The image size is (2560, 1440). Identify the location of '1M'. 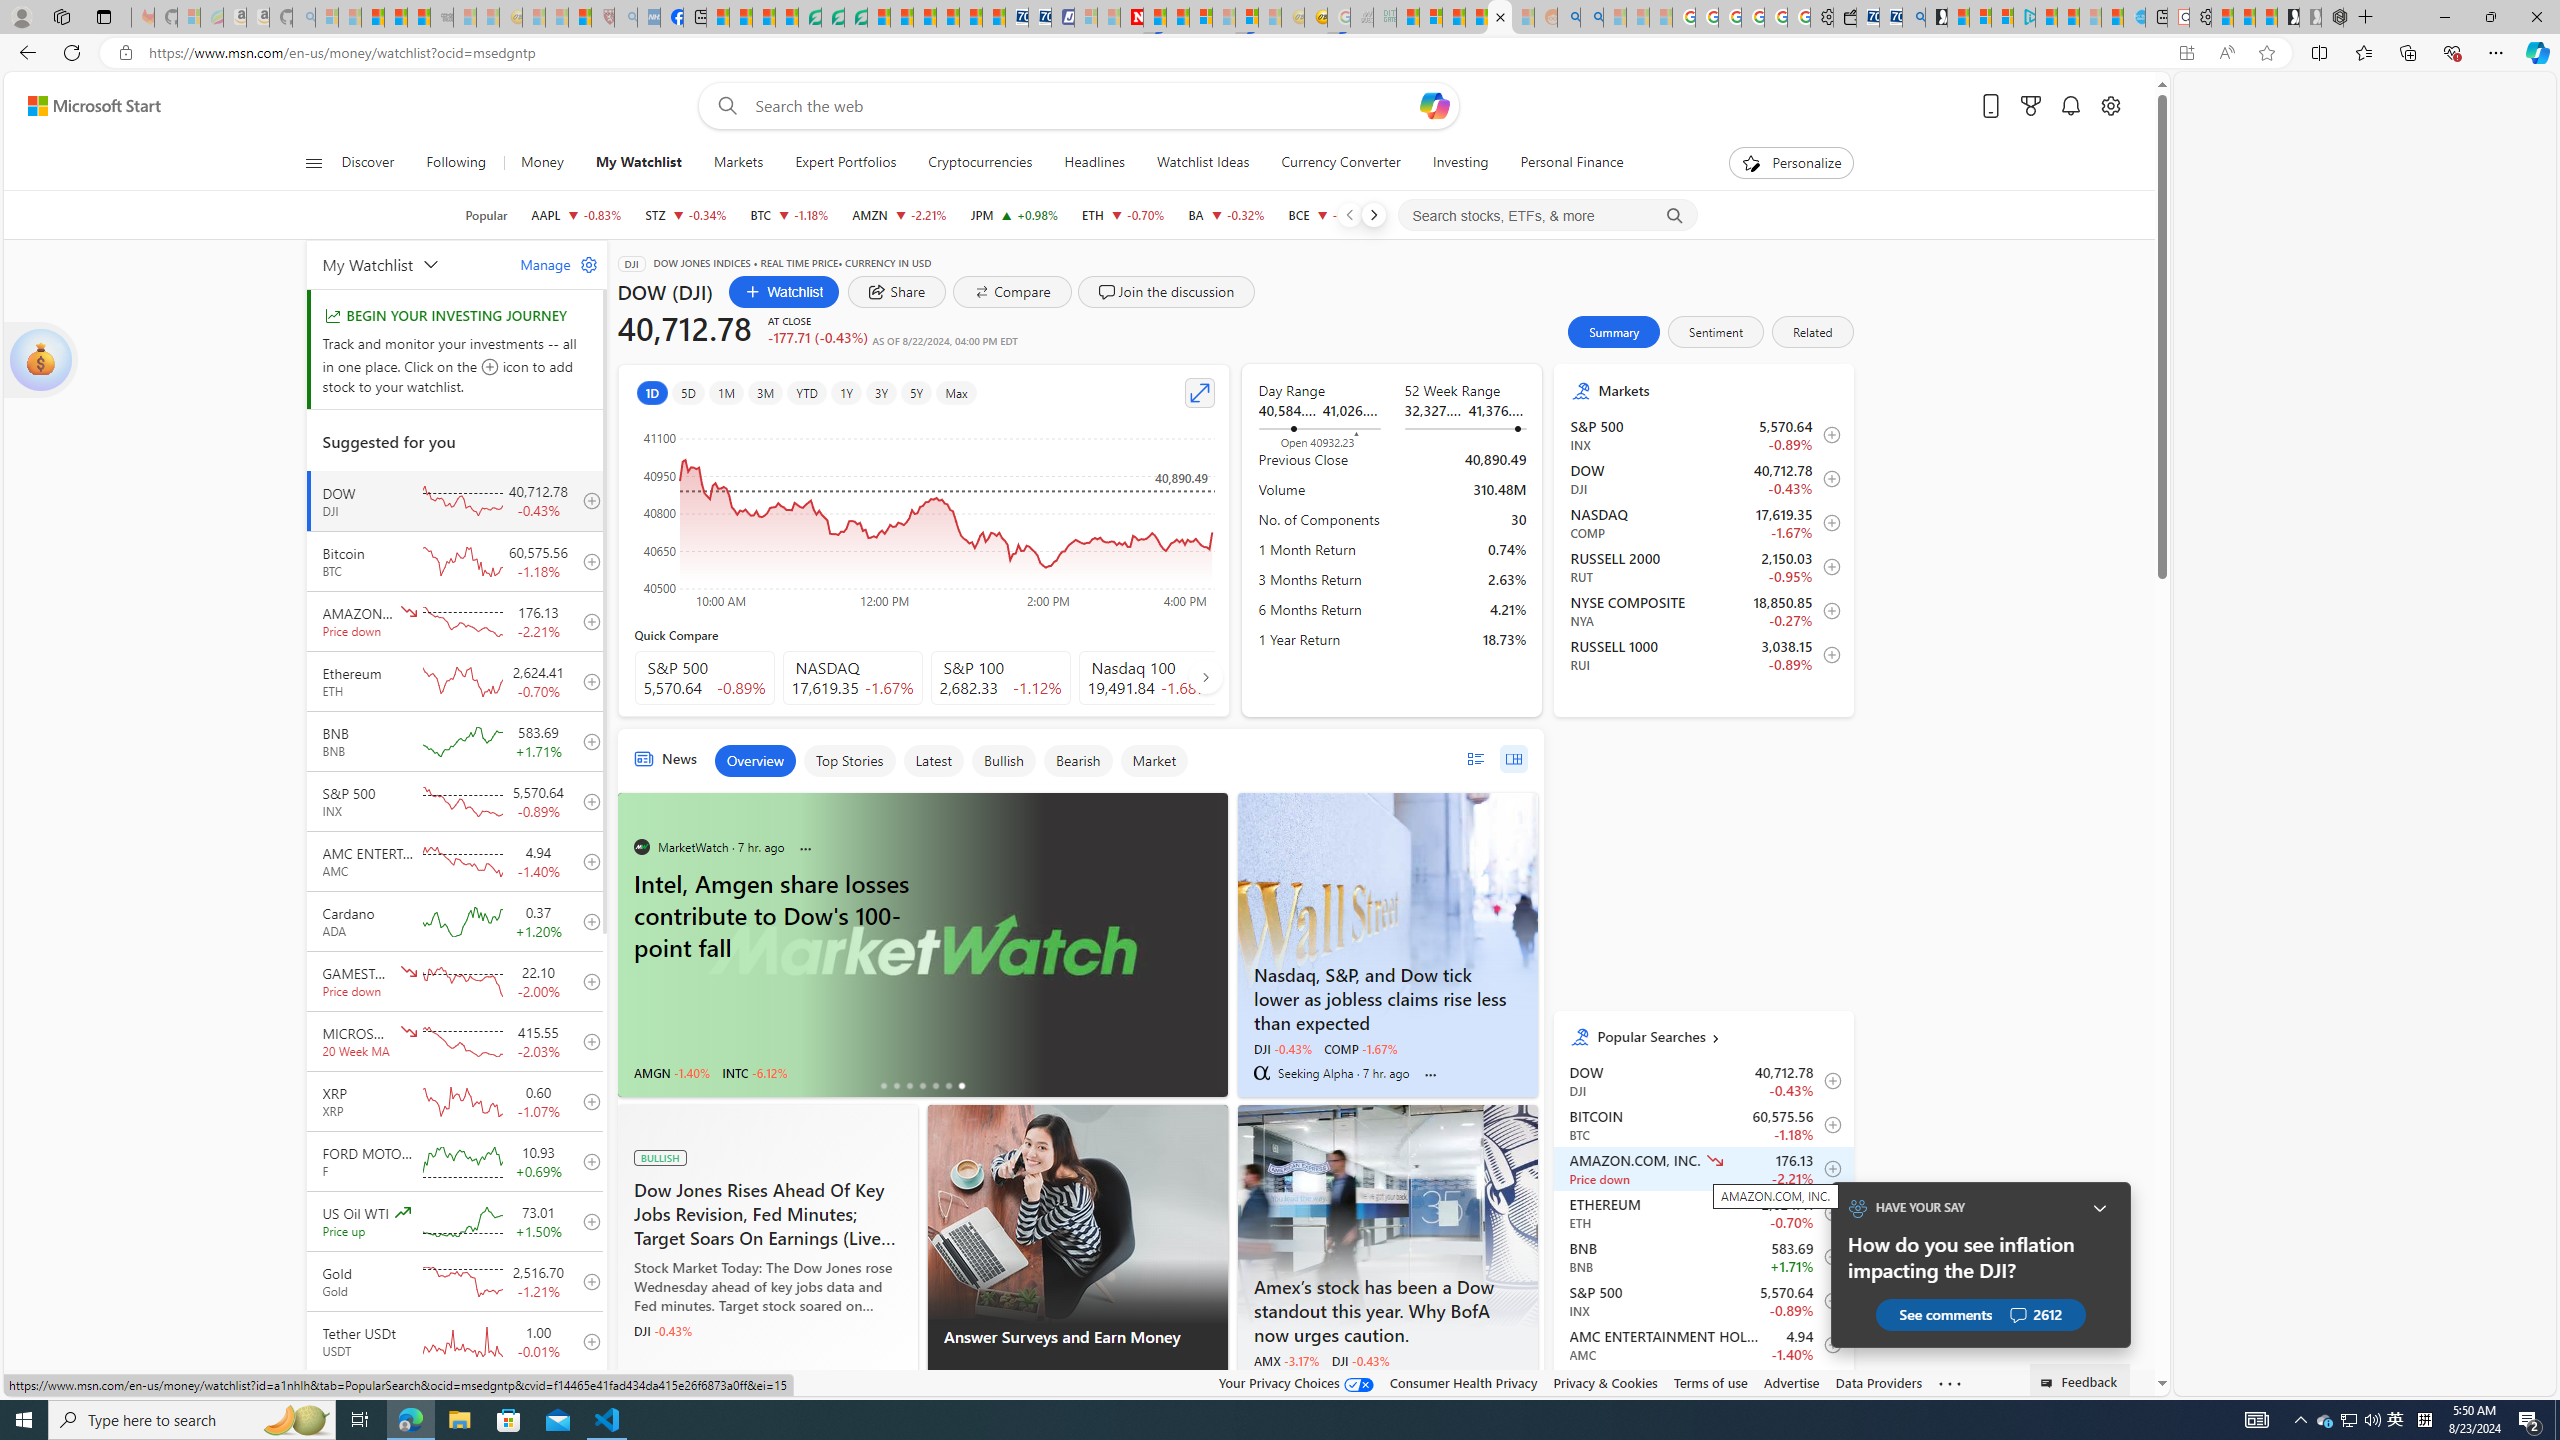
(726, 392).